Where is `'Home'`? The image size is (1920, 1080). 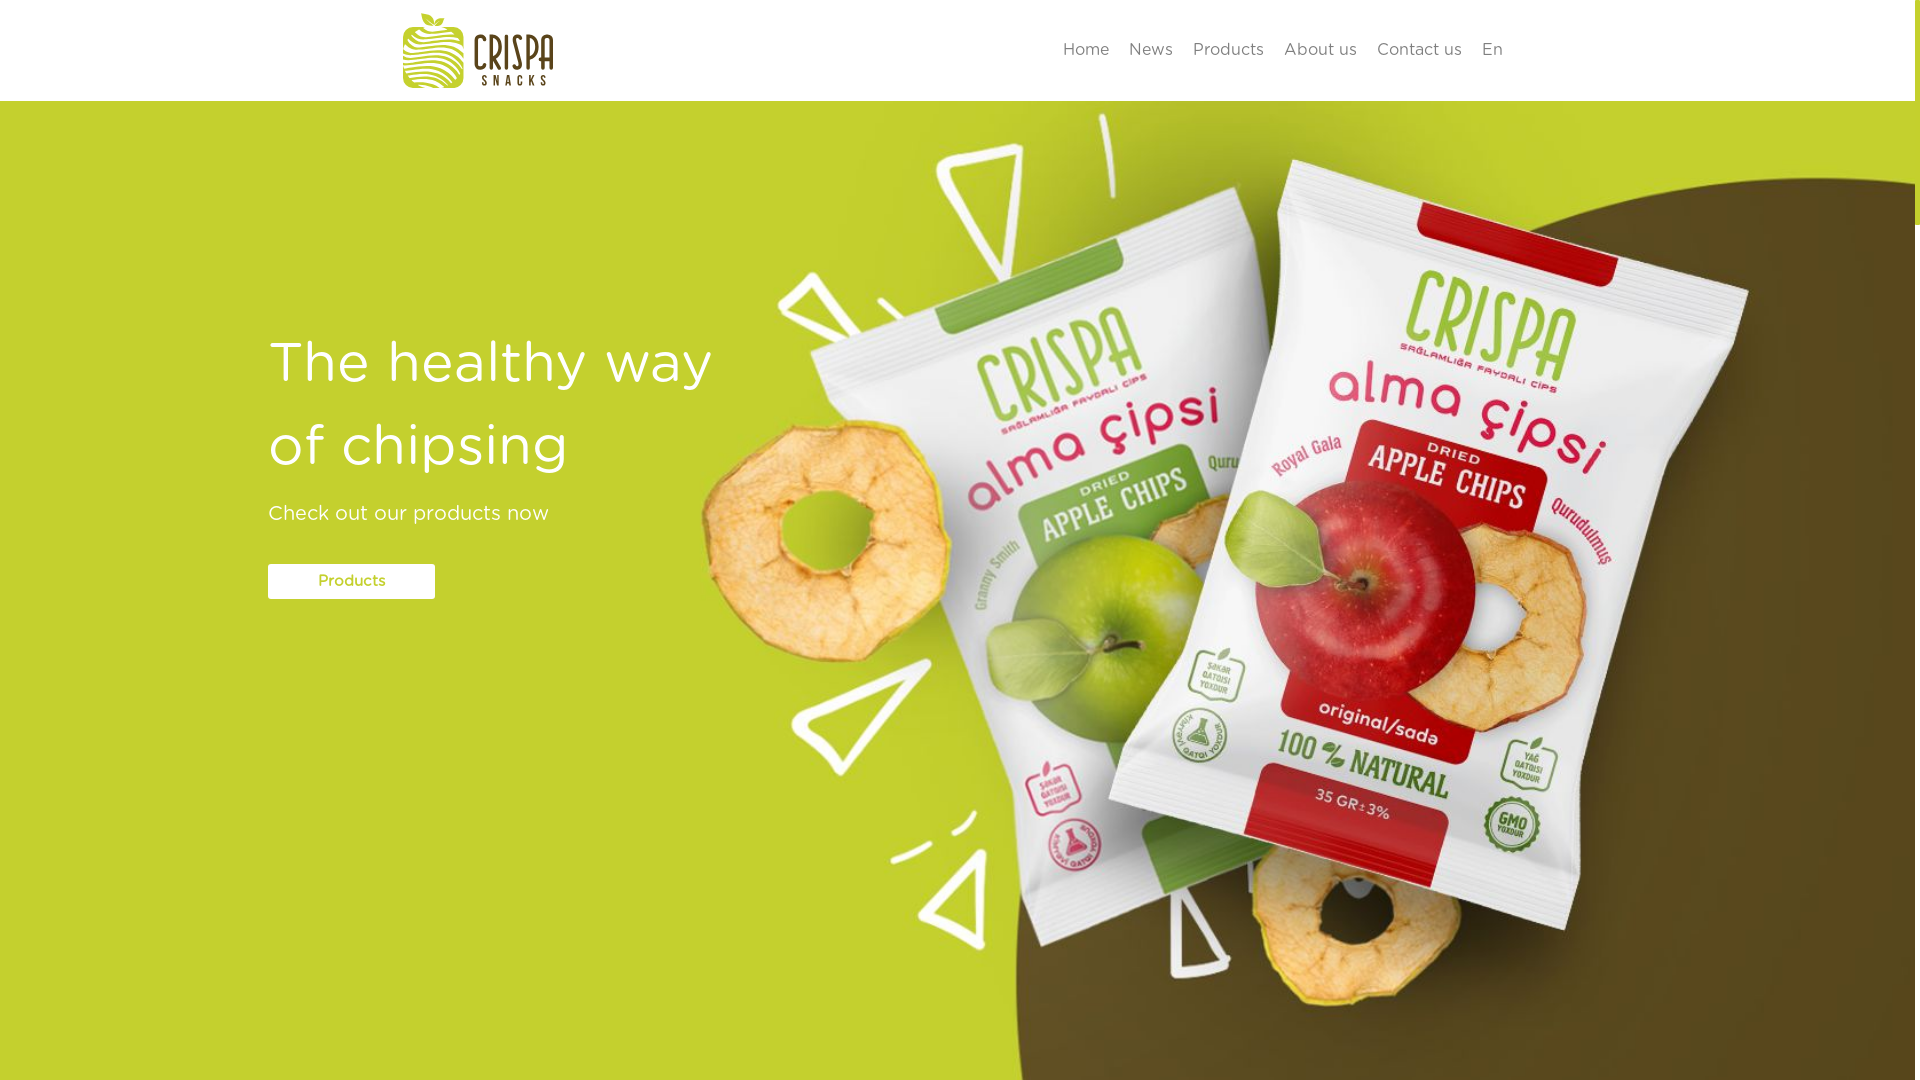 'Home' is located at coordinates (1083, 49).